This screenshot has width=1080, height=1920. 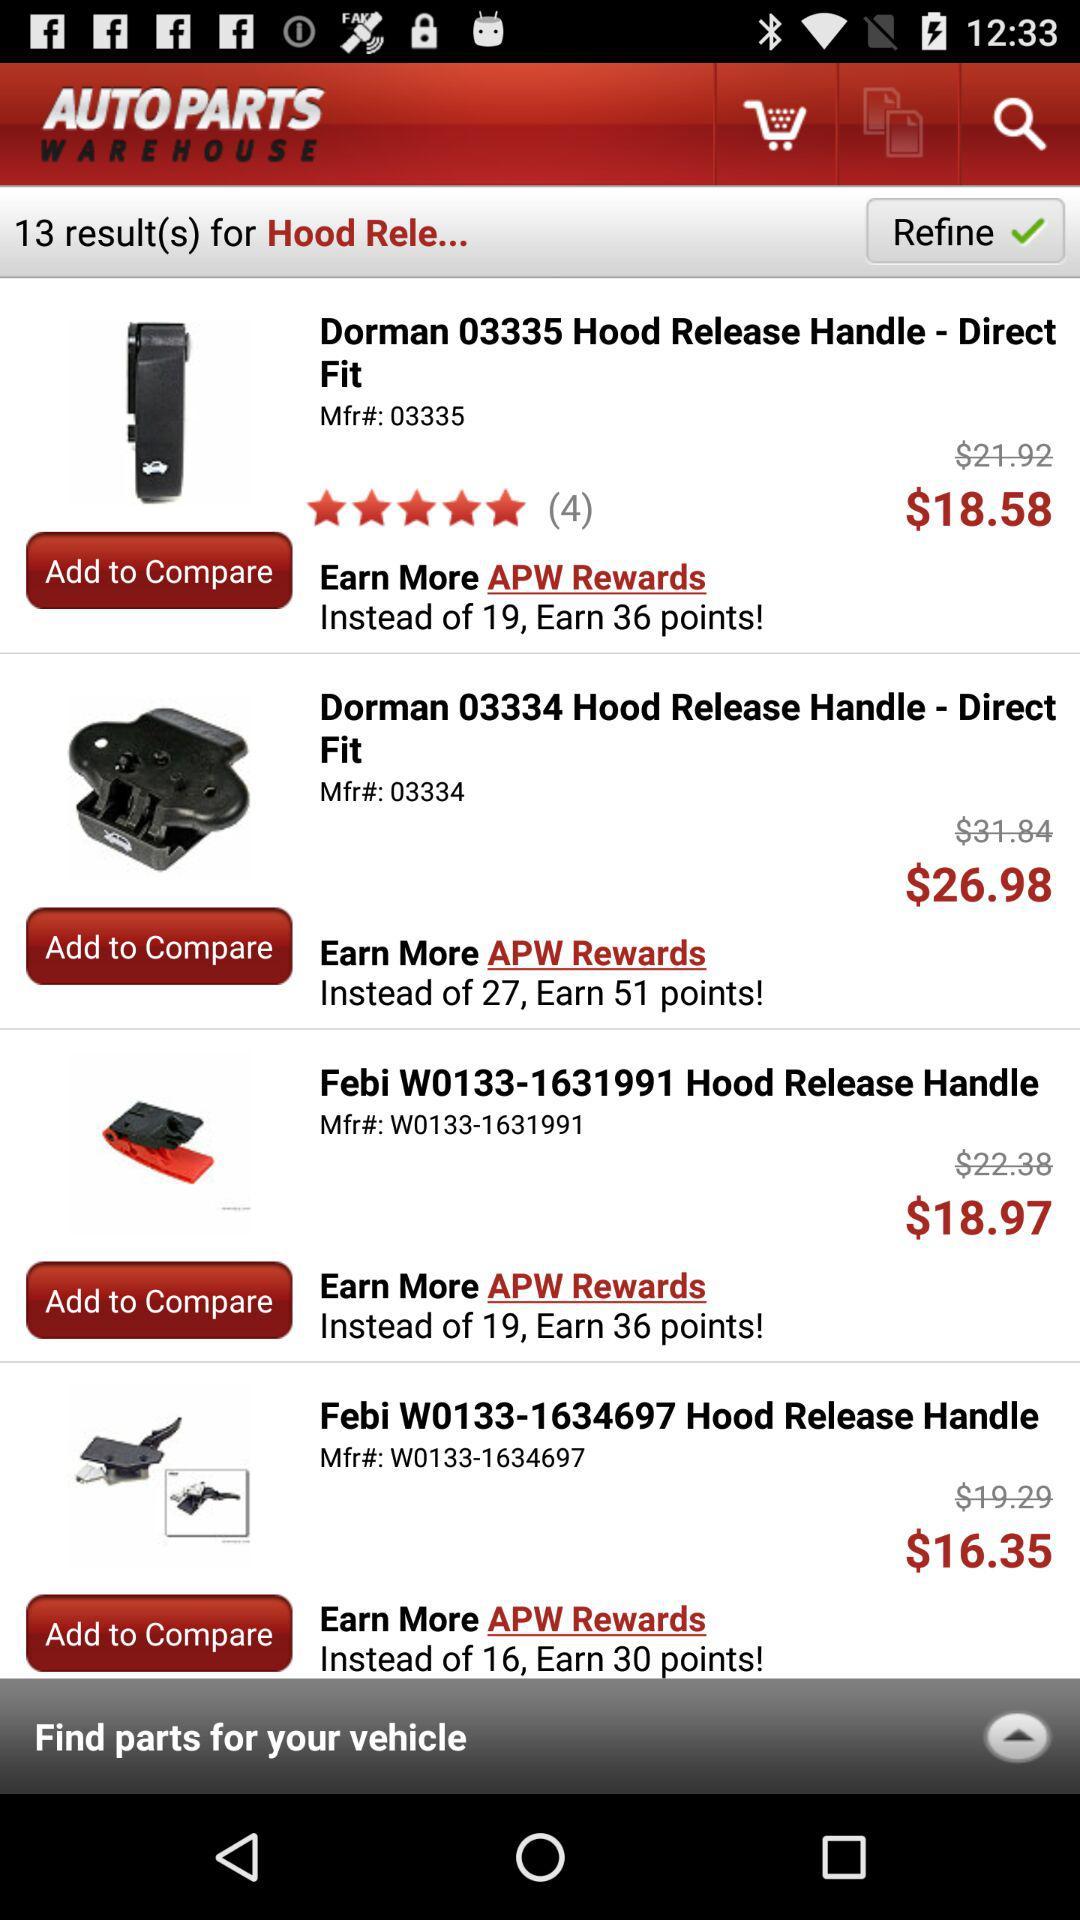 I want to click on the cart icon, so click(x=773, y=131).